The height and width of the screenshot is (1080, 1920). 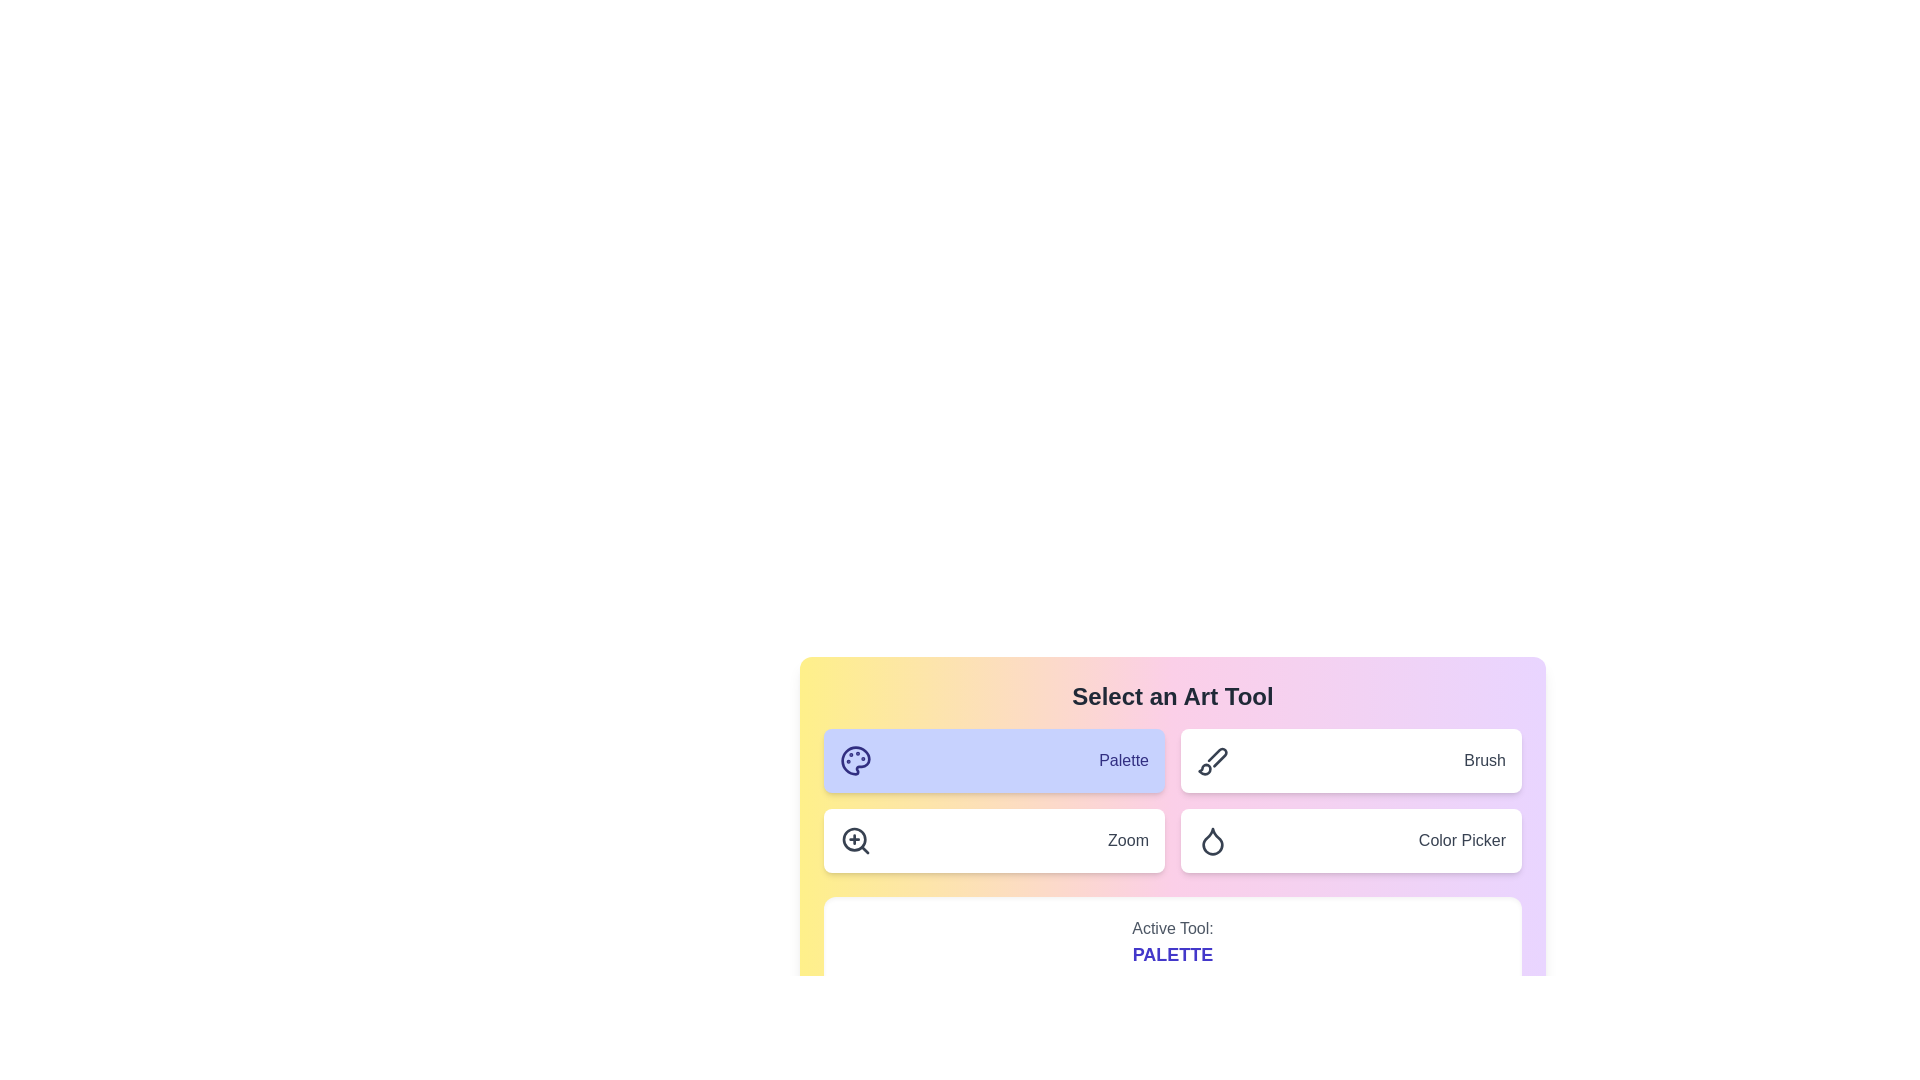 What do you see at coordinates (994, 840) in the screenshot?
I see `the tool Zoom by clicking its corresponding button` at bounding box center [994, 840].